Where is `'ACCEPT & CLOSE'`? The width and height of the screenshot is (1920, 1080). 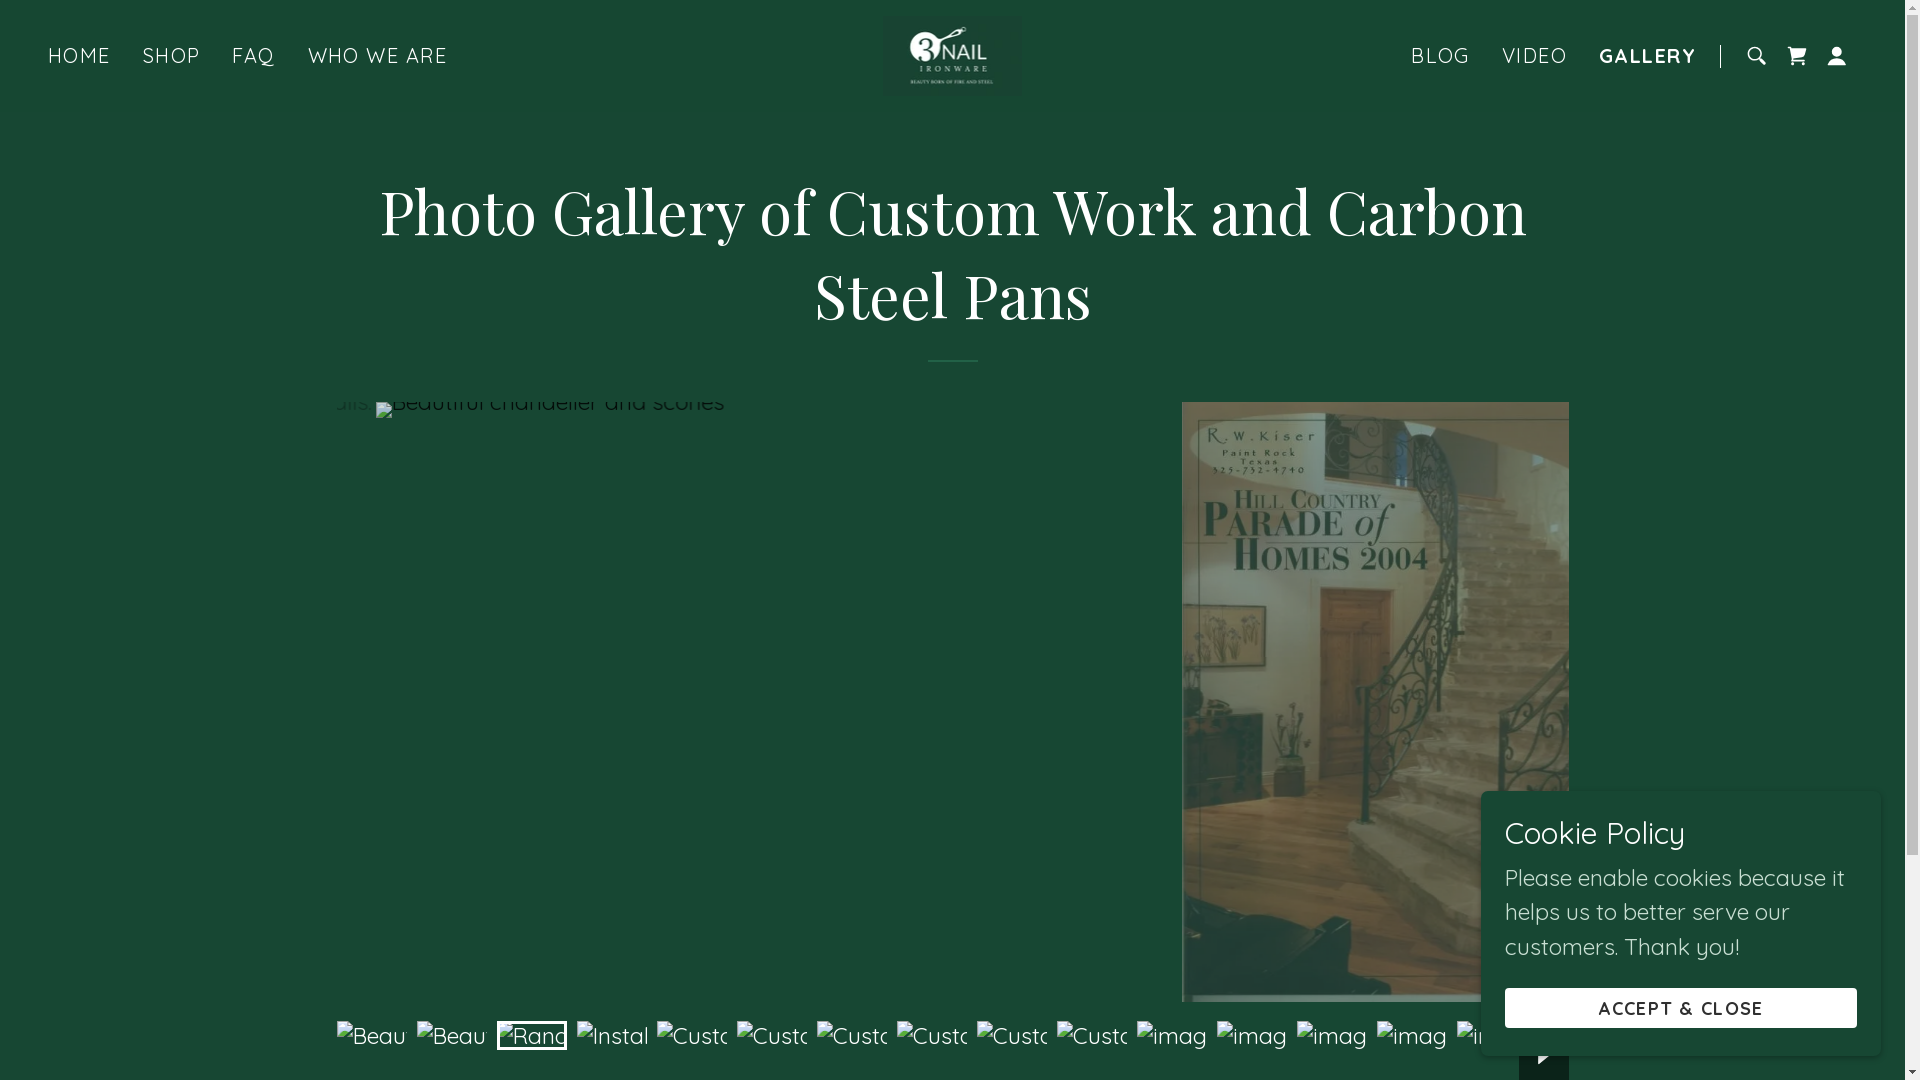 'ACCEPT & CLOSE' is located at coordinates (1680, 1007).